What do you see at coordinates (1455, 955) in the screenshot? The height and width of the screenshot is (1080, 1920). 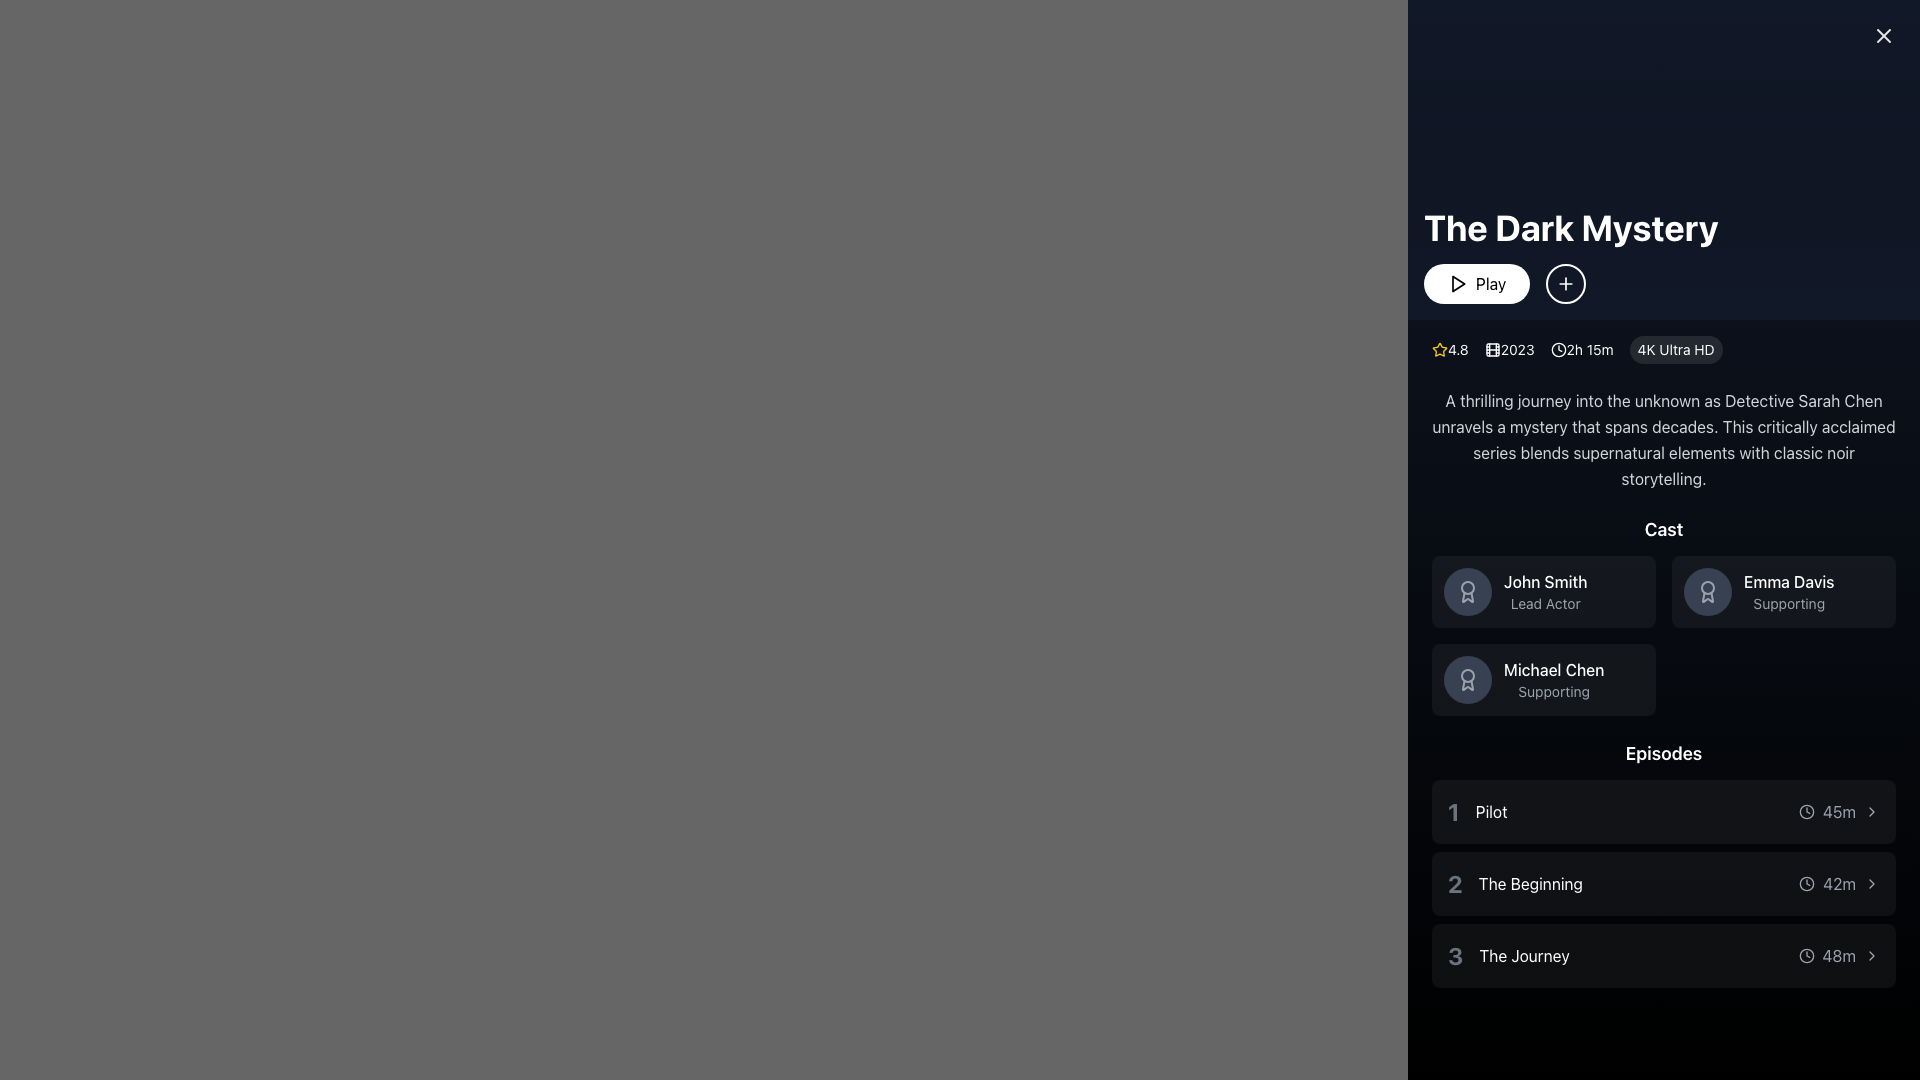 I see `the text label displaying the ordinal number '3 The Journey' in the 'Episodes' list to focus on it` at bounding box center [1455, 955].